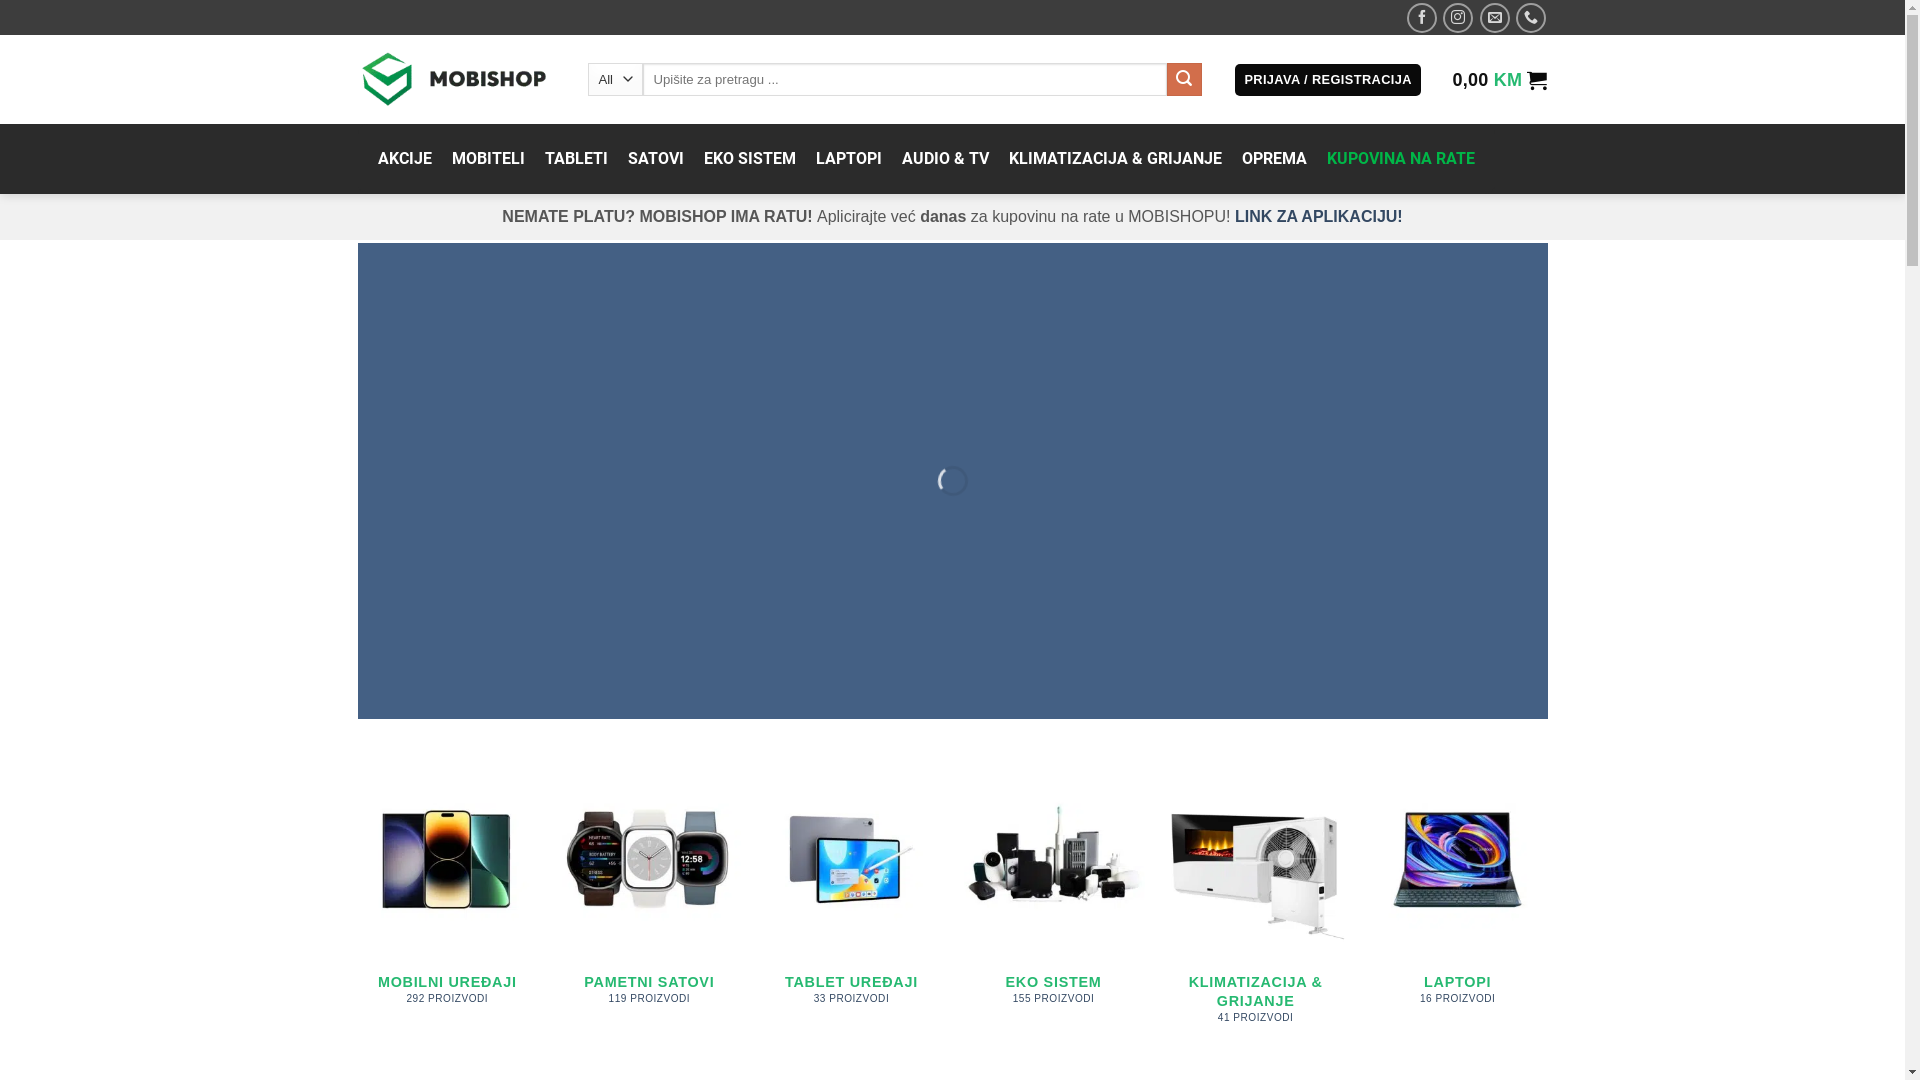  I want to click on 'SATOVI', so click(656, 157).